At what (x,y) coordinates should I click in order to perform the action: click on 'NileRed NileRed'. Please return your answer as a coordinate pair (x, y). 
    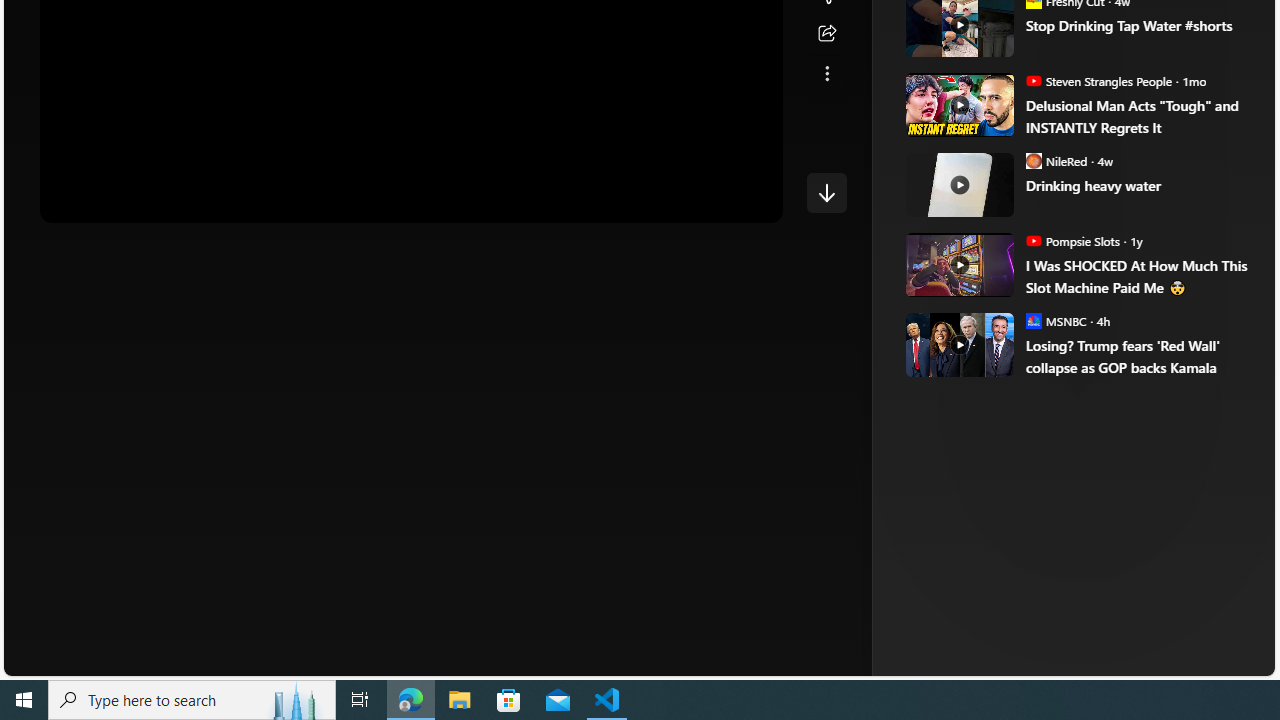
    Looking at the image, I should click on (1055, 159).